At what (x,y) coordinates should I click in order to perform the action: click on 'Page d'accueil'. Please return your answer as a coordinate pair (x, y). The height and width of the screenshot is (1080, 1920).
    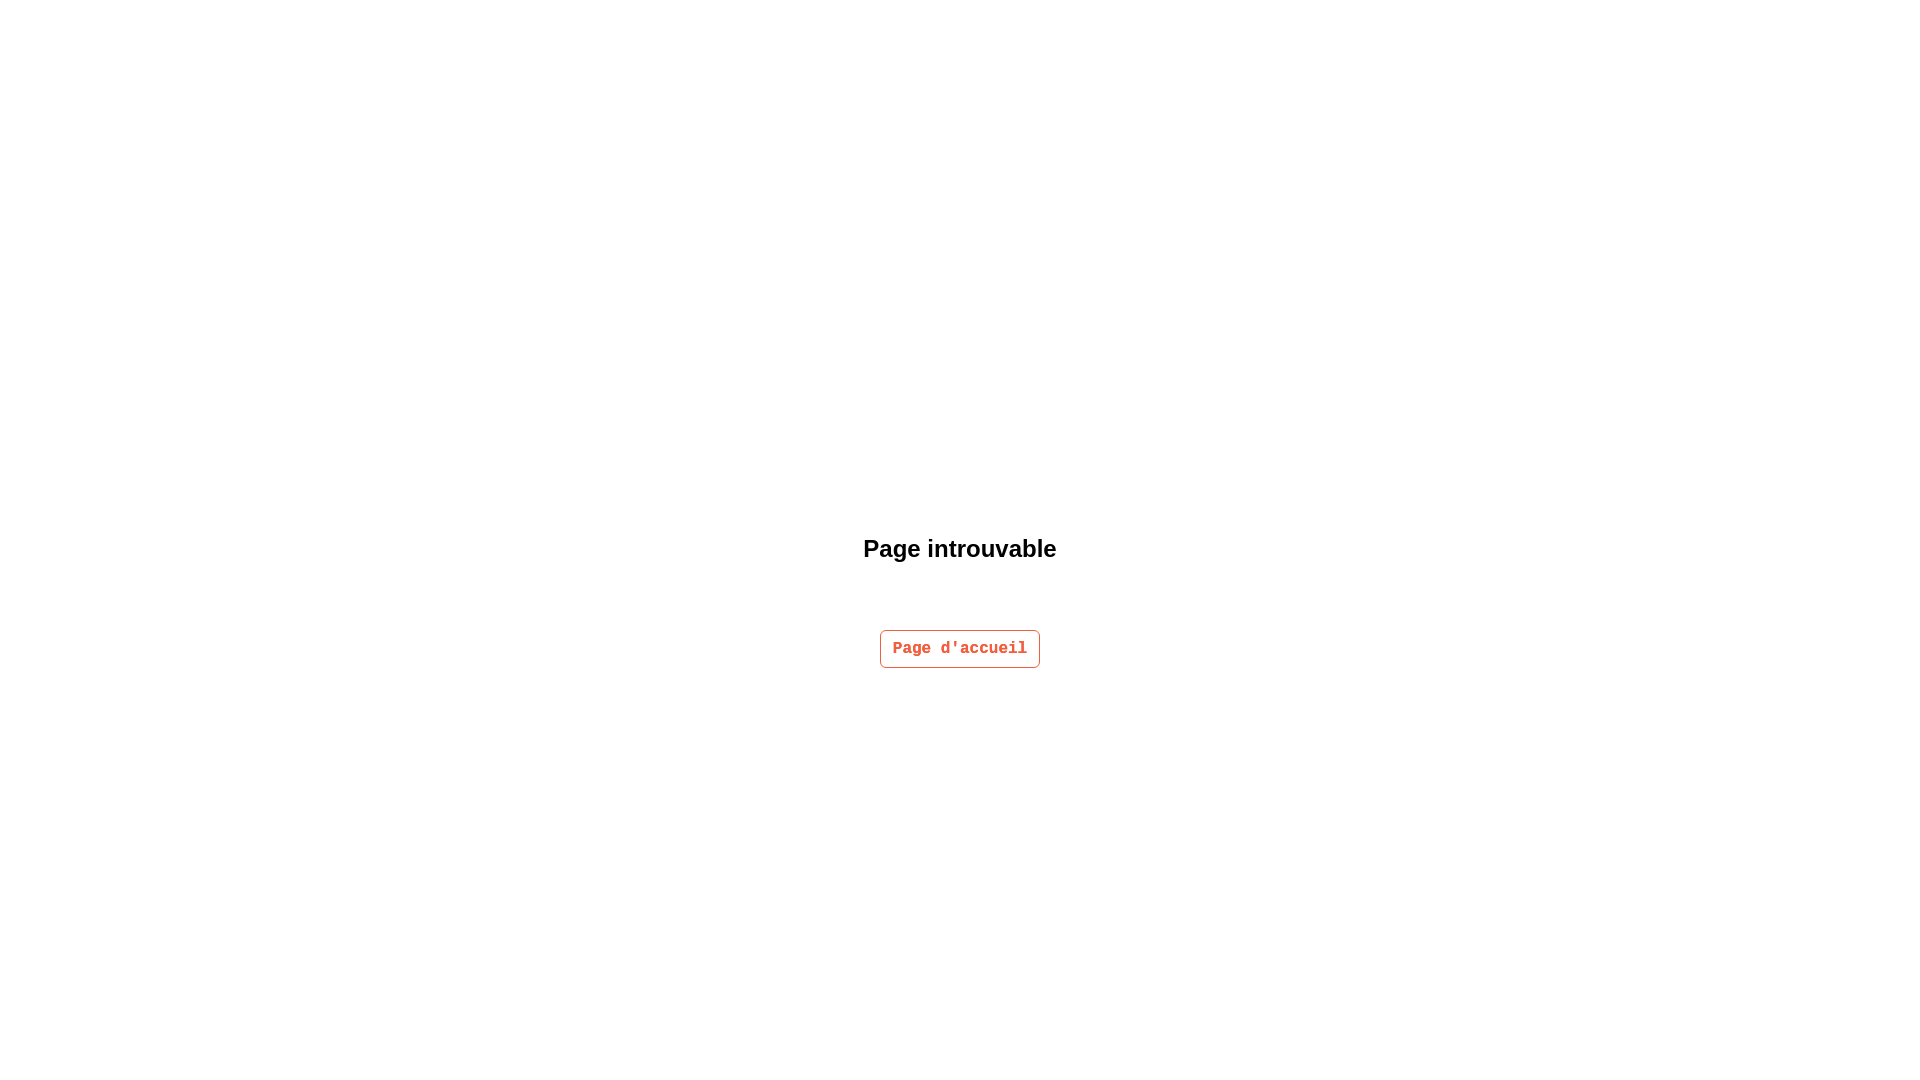
    Looking at the image, I should click on (879, 648).